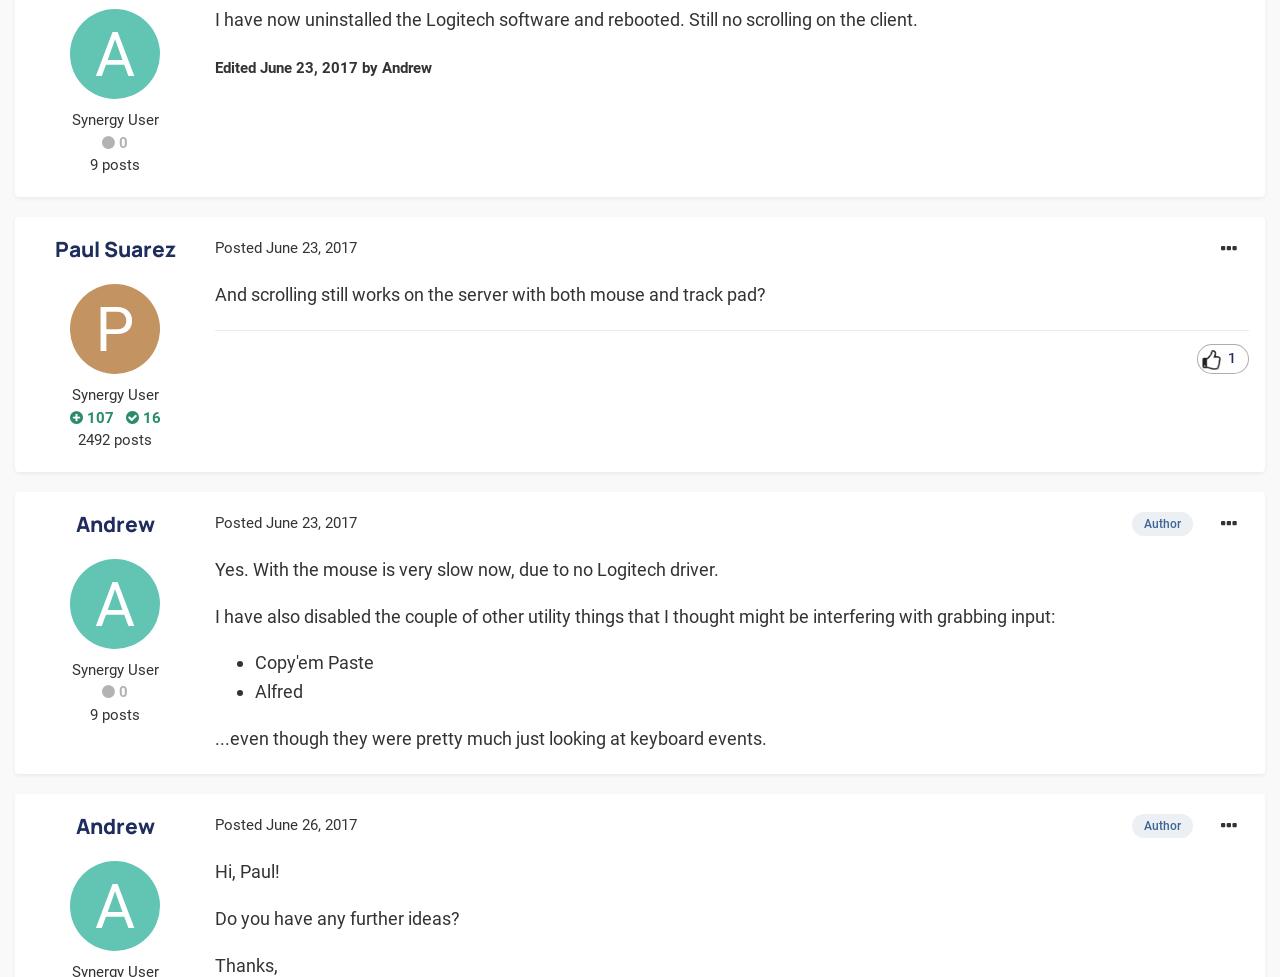 This screenshot has width=1280, height=977. What do you see at coordinates (490, 292) in the screenshot?
I see `'And scrolling still works on the server with both mouse and track pad?'` at bounding box center [490, 292].